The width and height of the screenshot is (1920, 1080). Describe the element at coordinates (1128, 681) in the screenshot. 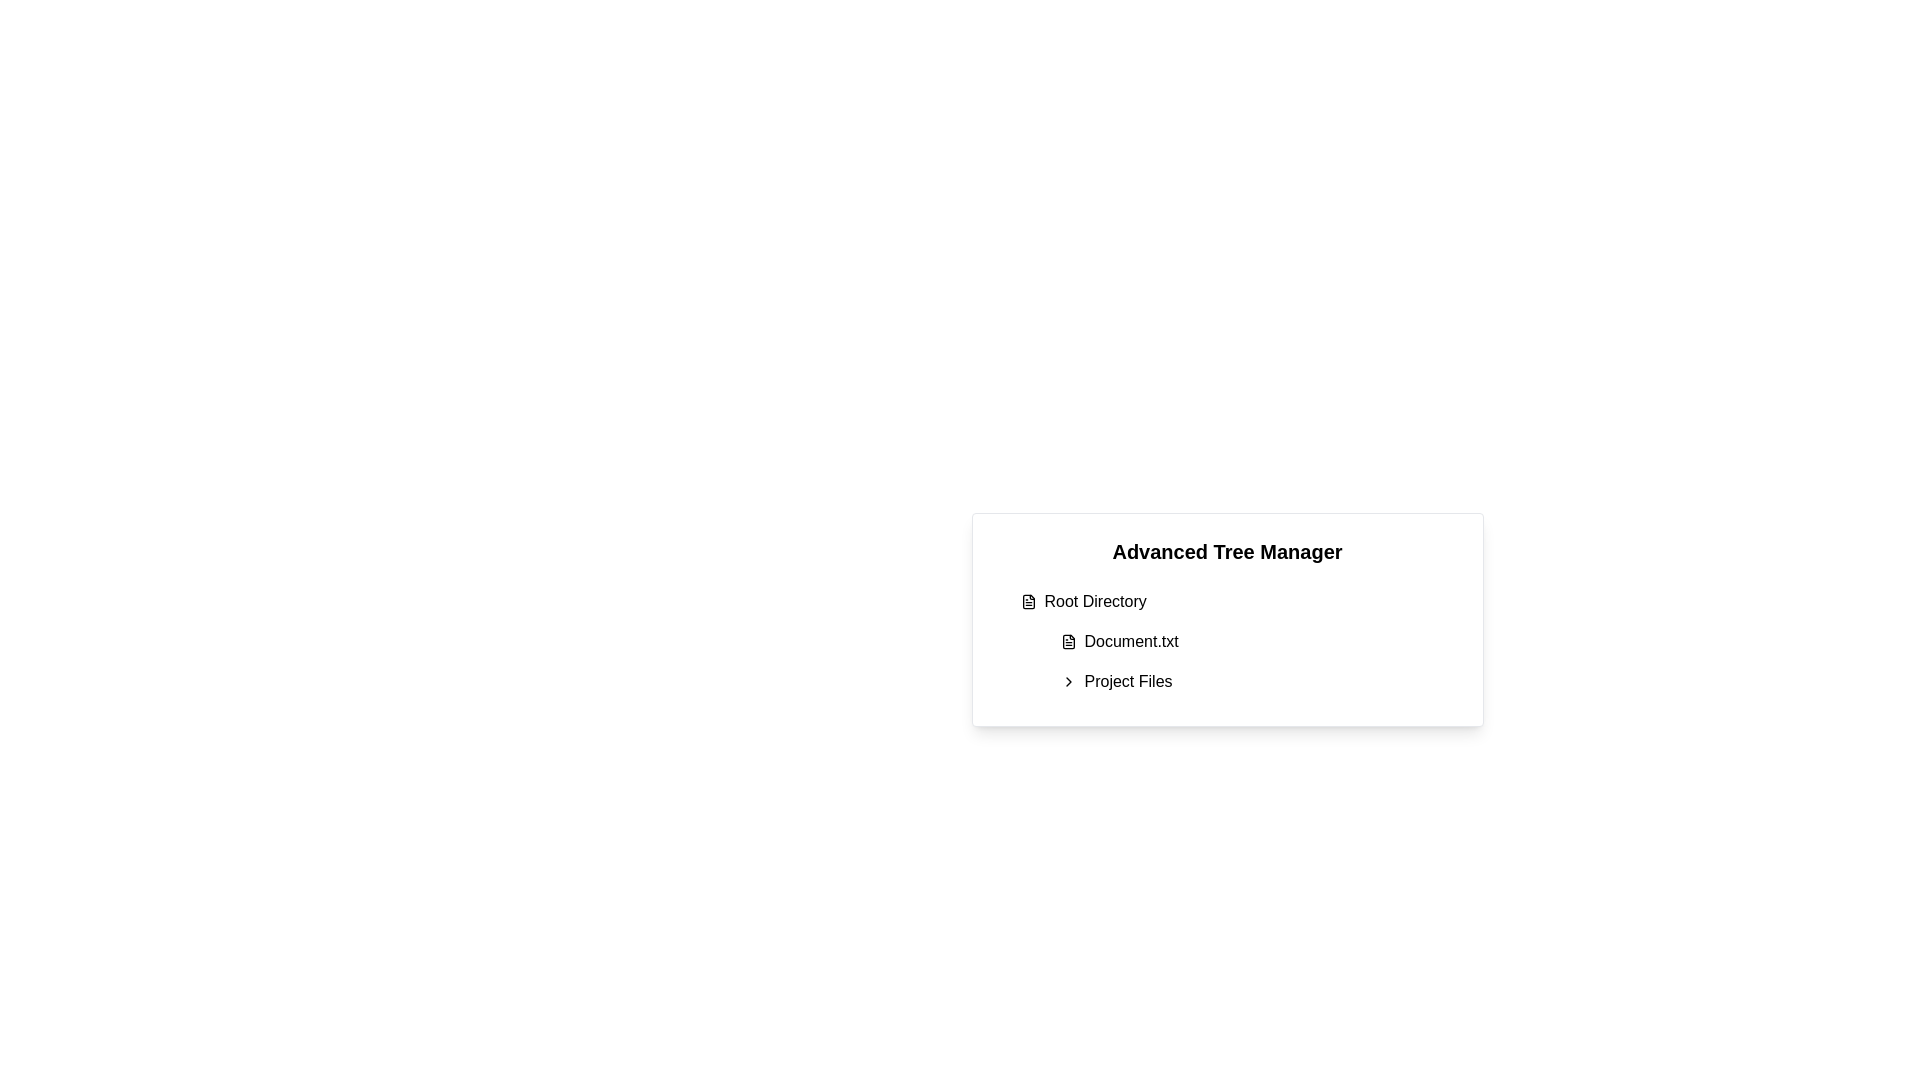

I see `the text label 'Project Files' located under 'Document.txt' in the tree navigation to trigger a tooltip or highlight effect` at that location.